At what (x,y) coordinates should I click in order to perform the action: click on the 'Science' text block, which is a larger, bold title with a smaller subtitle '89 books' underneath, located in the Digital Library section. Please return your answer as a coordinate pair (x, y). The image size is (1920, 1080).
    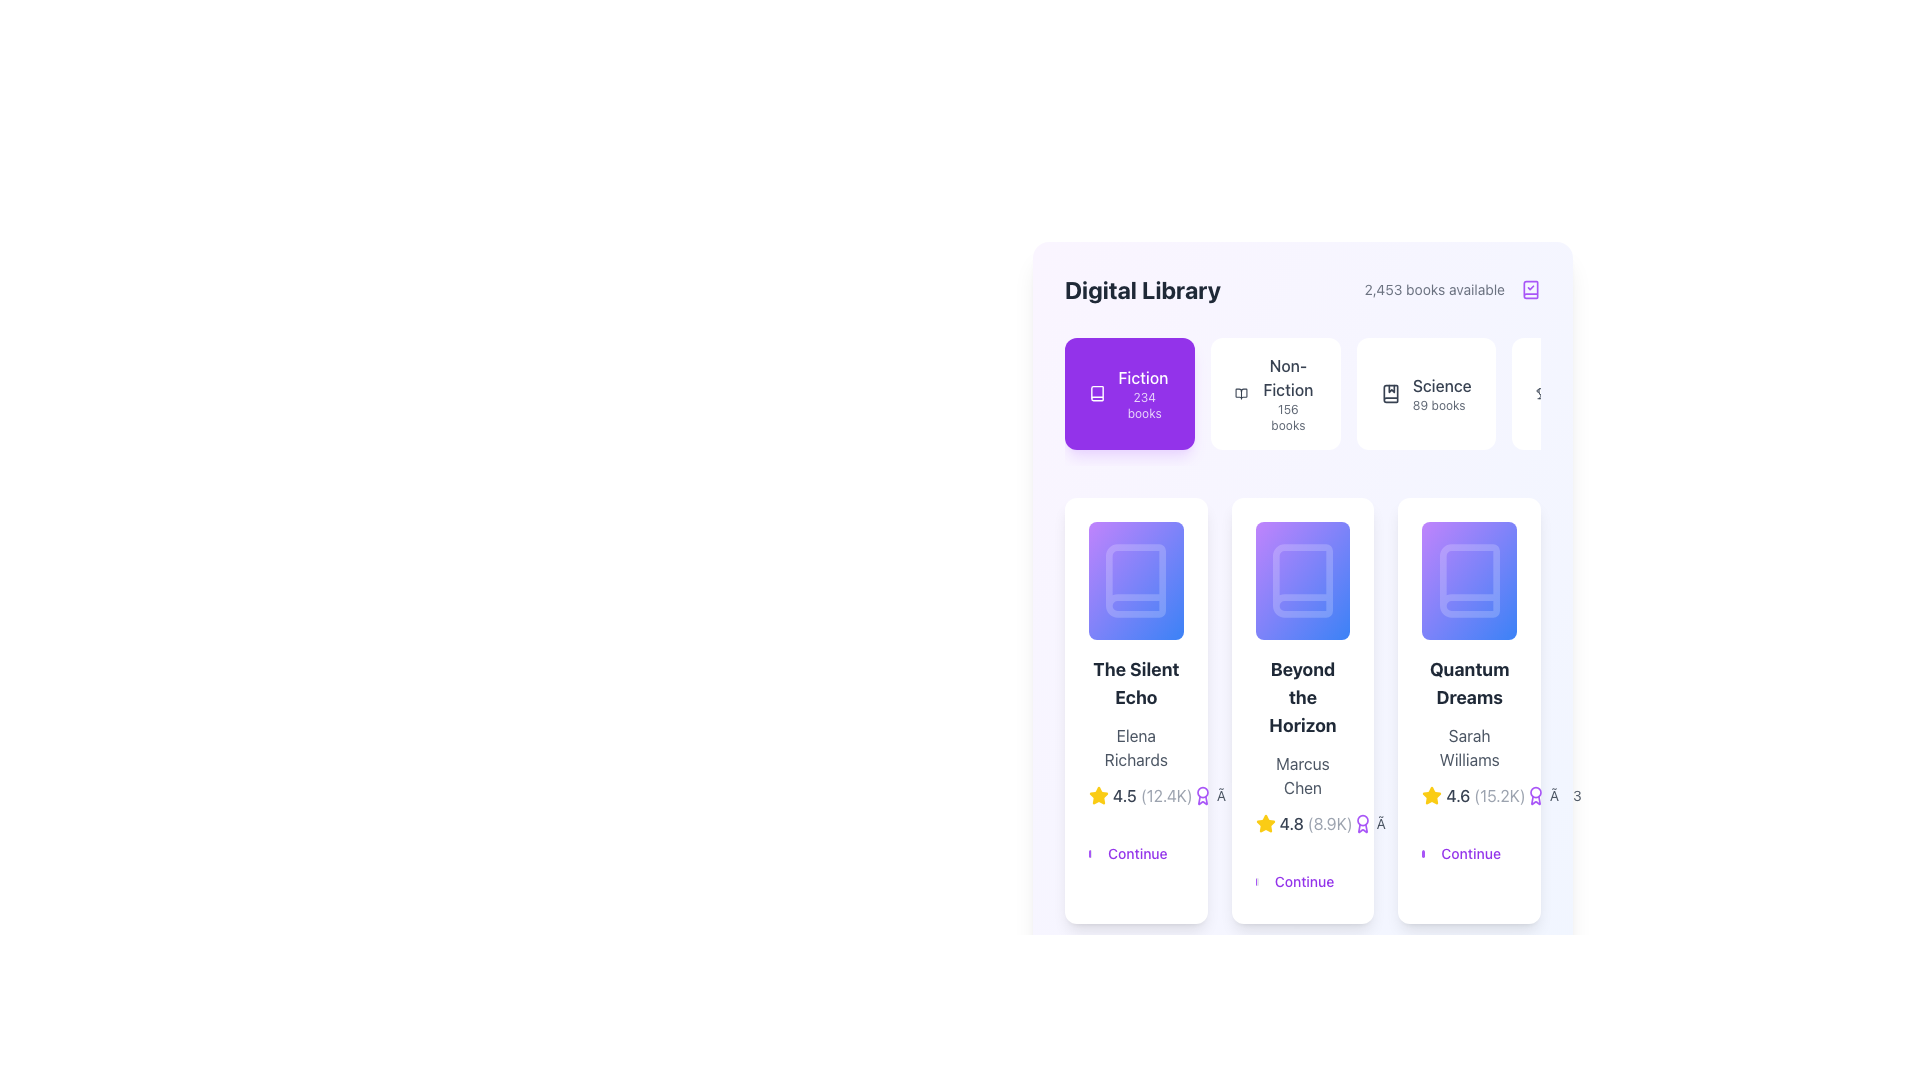
    Looking at the image, I should click on (1442, 393).